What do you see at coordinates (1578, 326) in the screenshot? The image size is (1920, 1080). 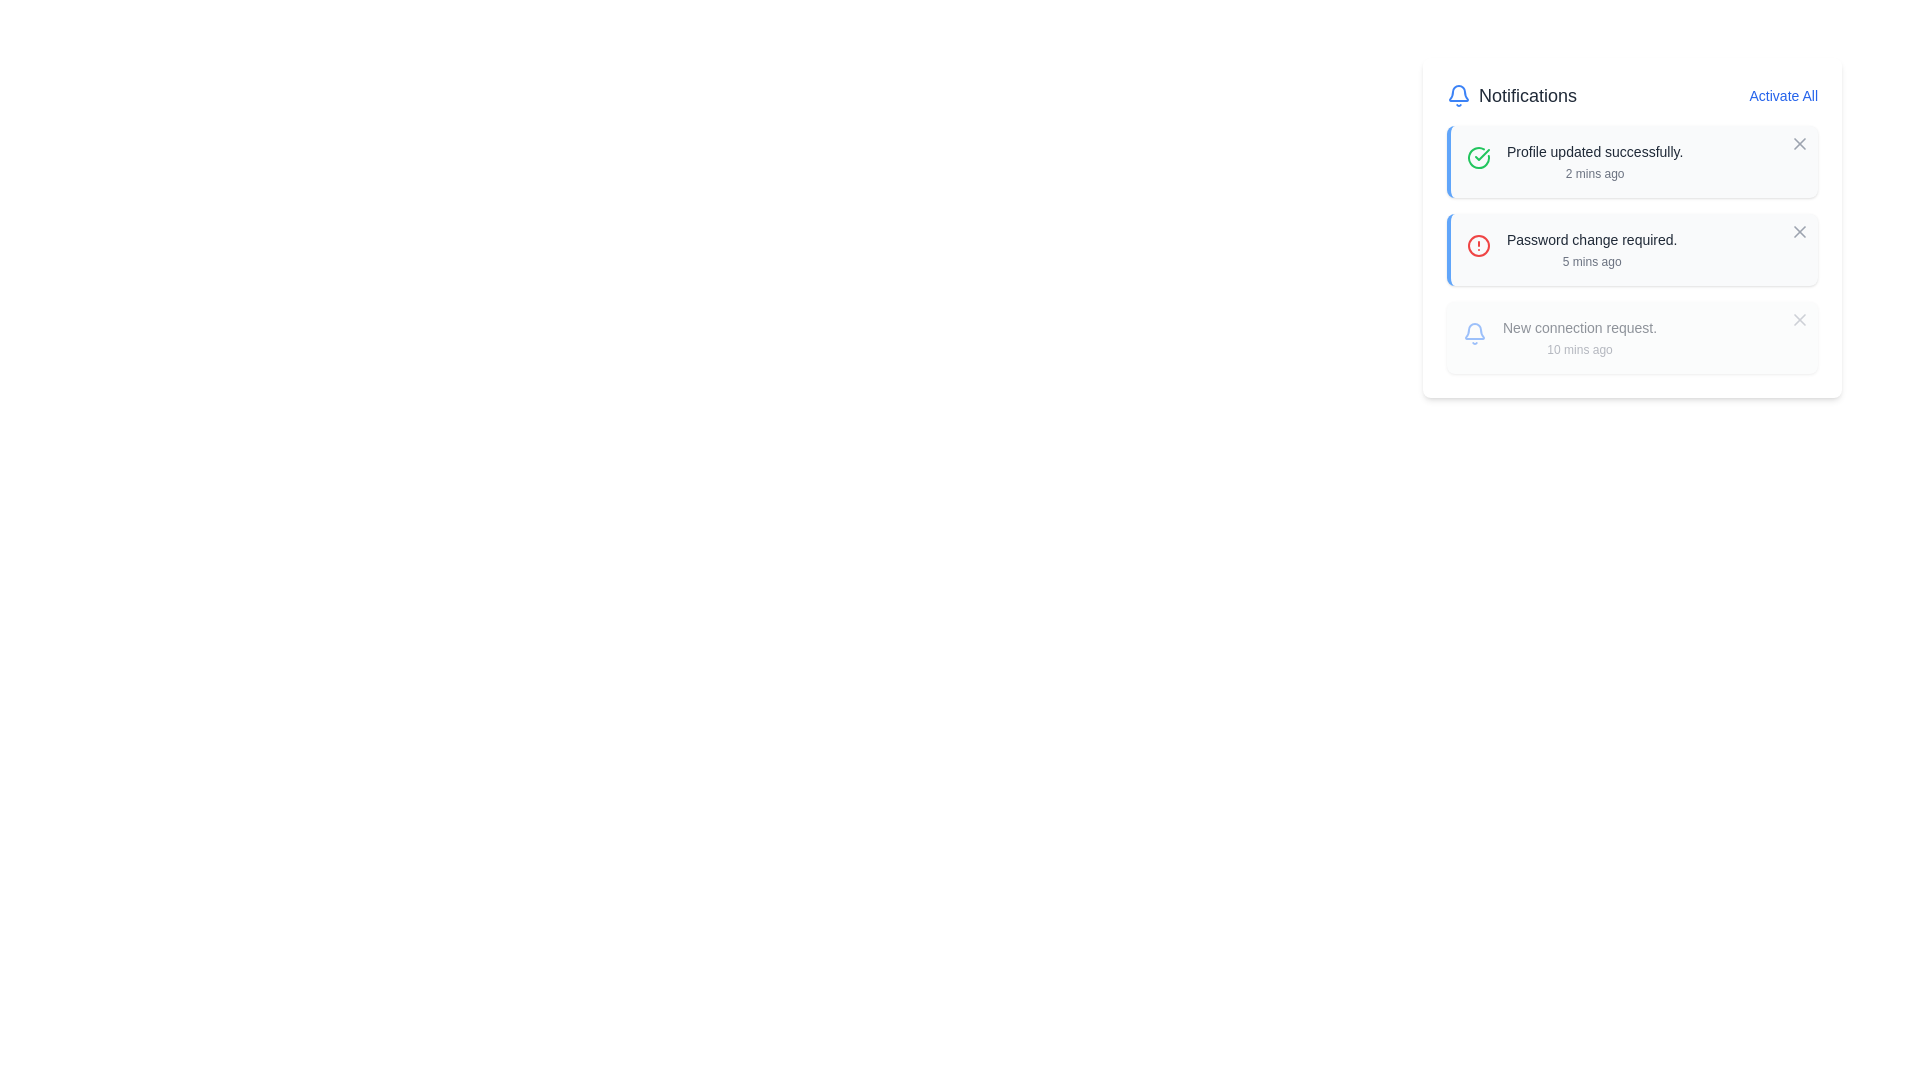 I see `contents of the Text label that conveys a message regarding a new connection request, located within a notification card above the timestamp '10 mins ago'` at bounding box center [1578, 326].